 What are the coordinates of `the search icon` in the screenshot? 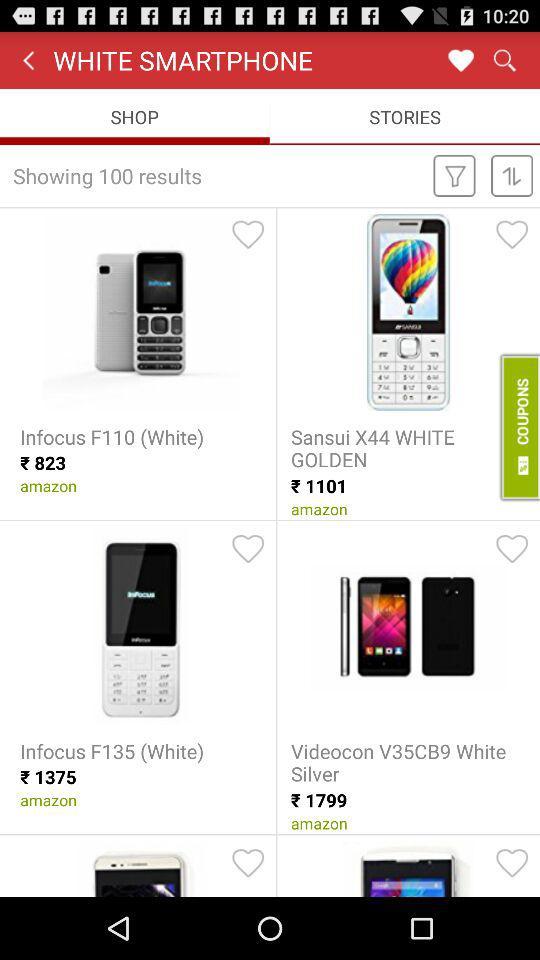 It's located at (503, 64).